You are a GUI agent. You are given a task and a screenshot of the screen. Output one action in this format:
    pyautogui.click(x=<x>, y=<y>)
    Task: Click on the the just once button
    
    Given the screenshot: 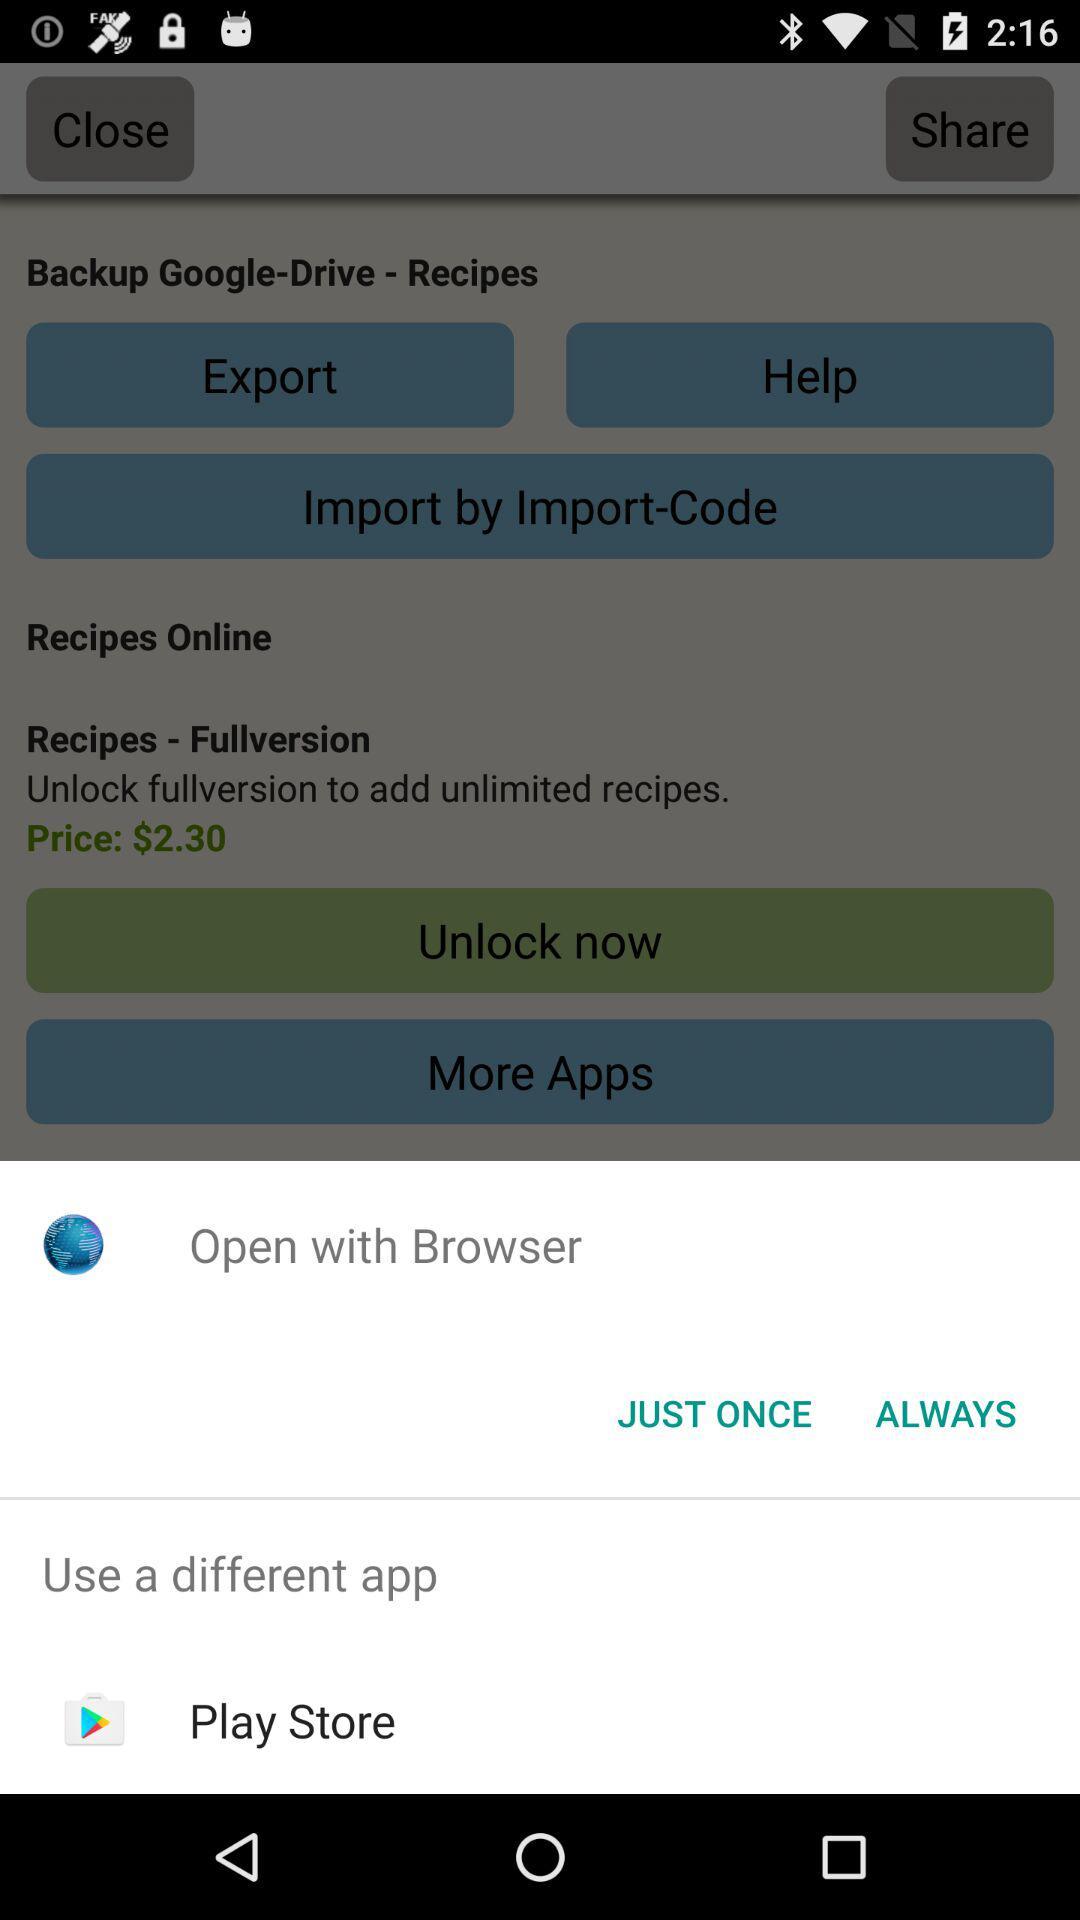 What is the action you would take?
    pyautogui.click(x=713, y=1411)
    